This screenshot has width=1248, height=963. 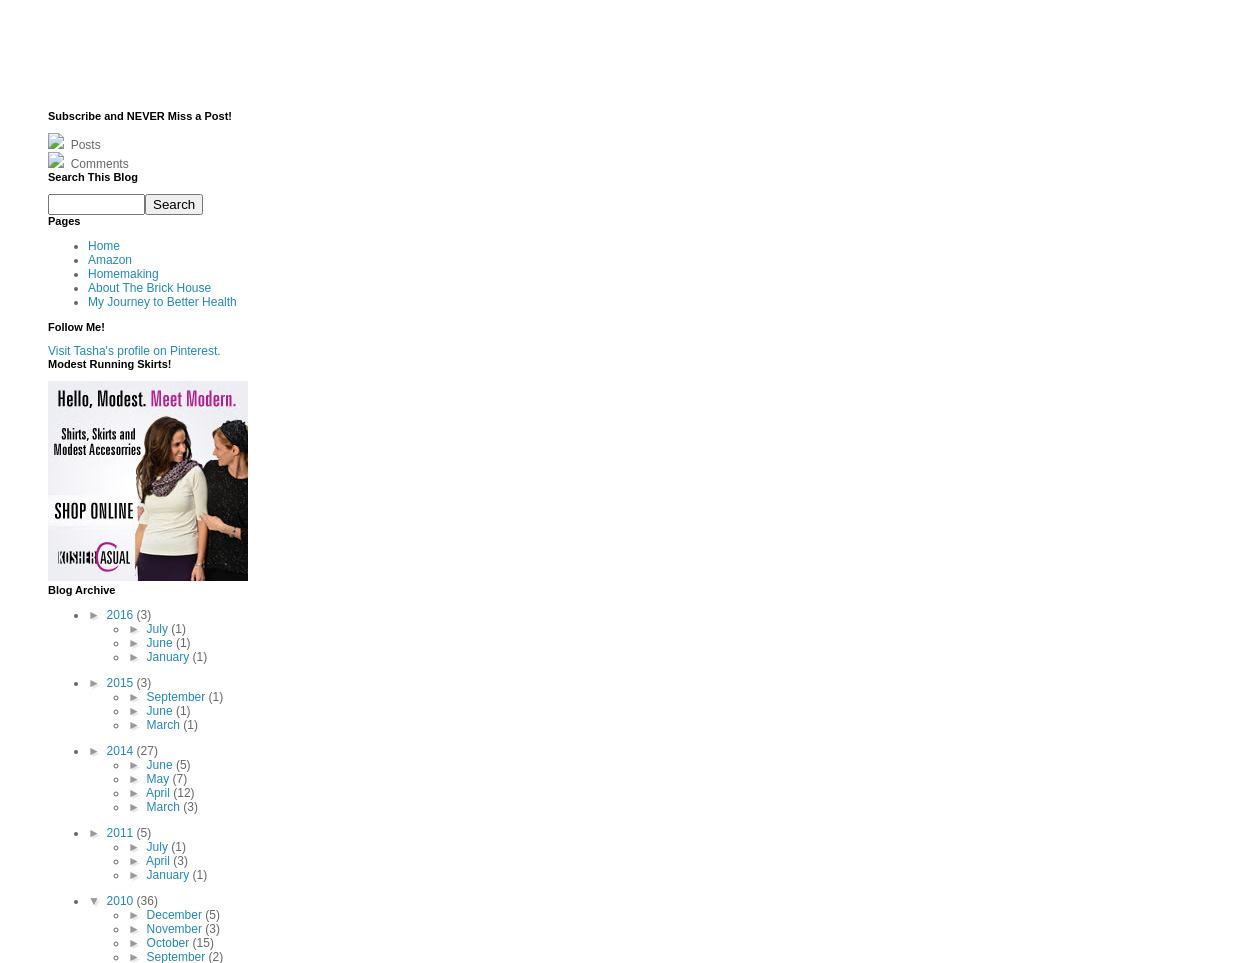 What do you see at coordinates (121, 681) in the screenshot?
I see `'2015'` at bounding box center [121, 681].